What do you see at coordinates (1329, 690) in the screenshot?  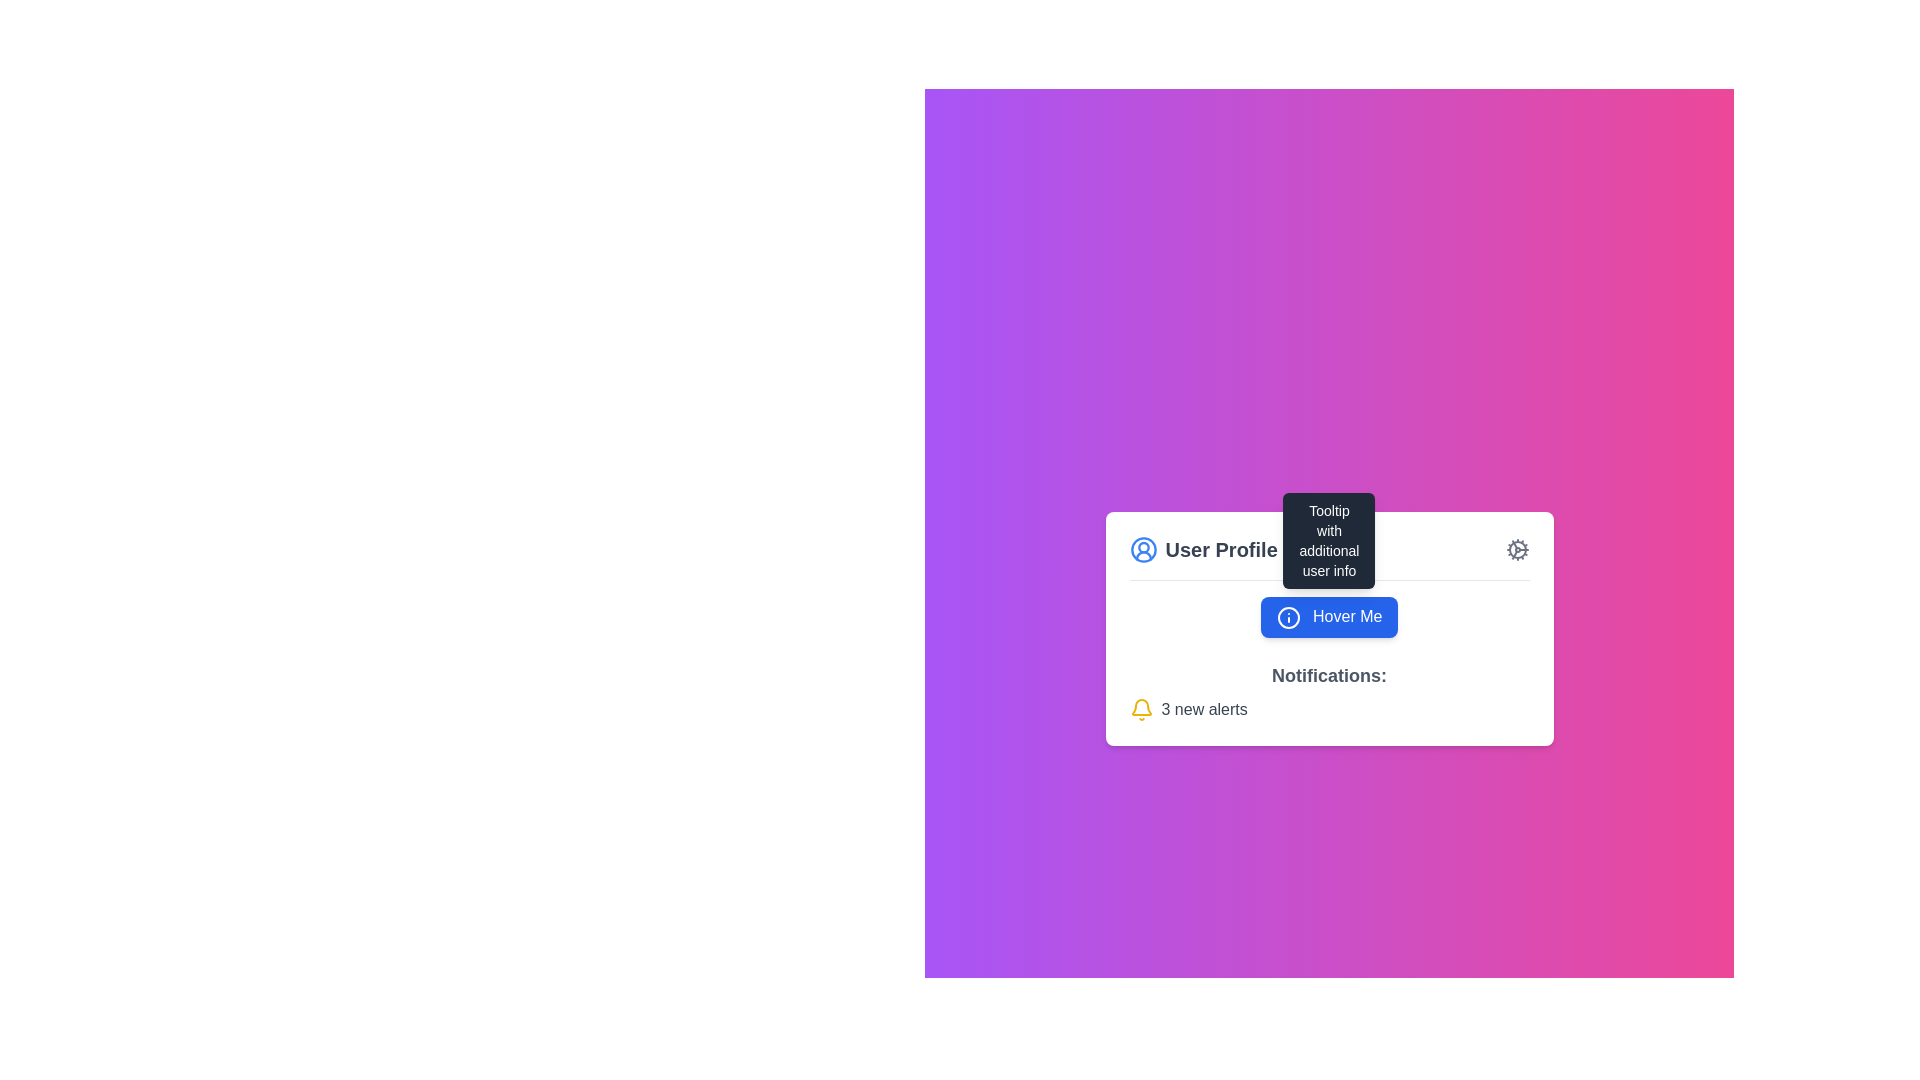 I see `notification details from the informational display labeled 'Notifications:' with '3 new alerts' and a bell icon` at bounding box center [1329, 690].